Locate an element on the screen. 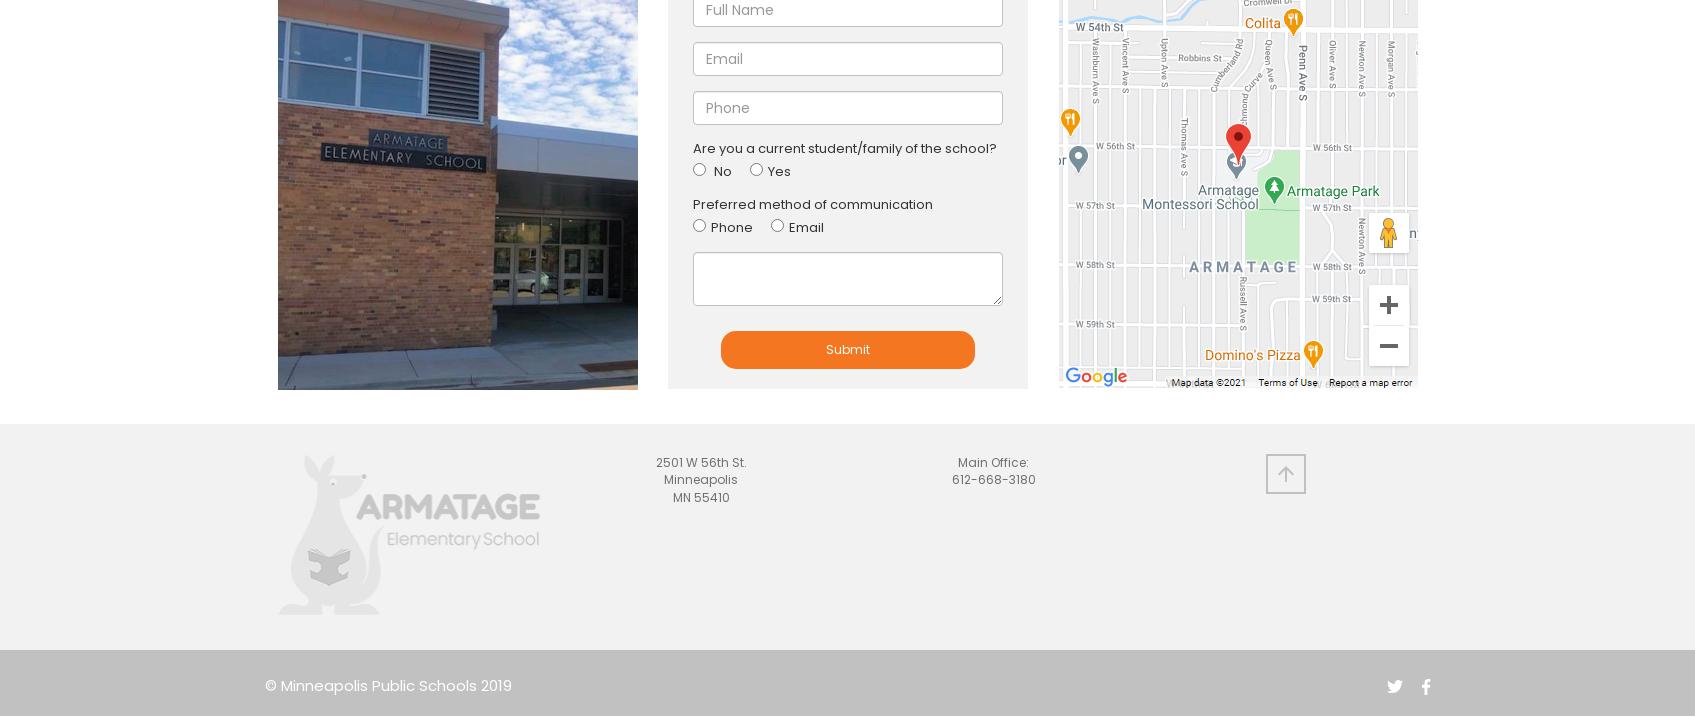 The width and height of the screenshot is (1695, 724). 'Are you a current student/family of the school?' is located at coordinates (843, 147).